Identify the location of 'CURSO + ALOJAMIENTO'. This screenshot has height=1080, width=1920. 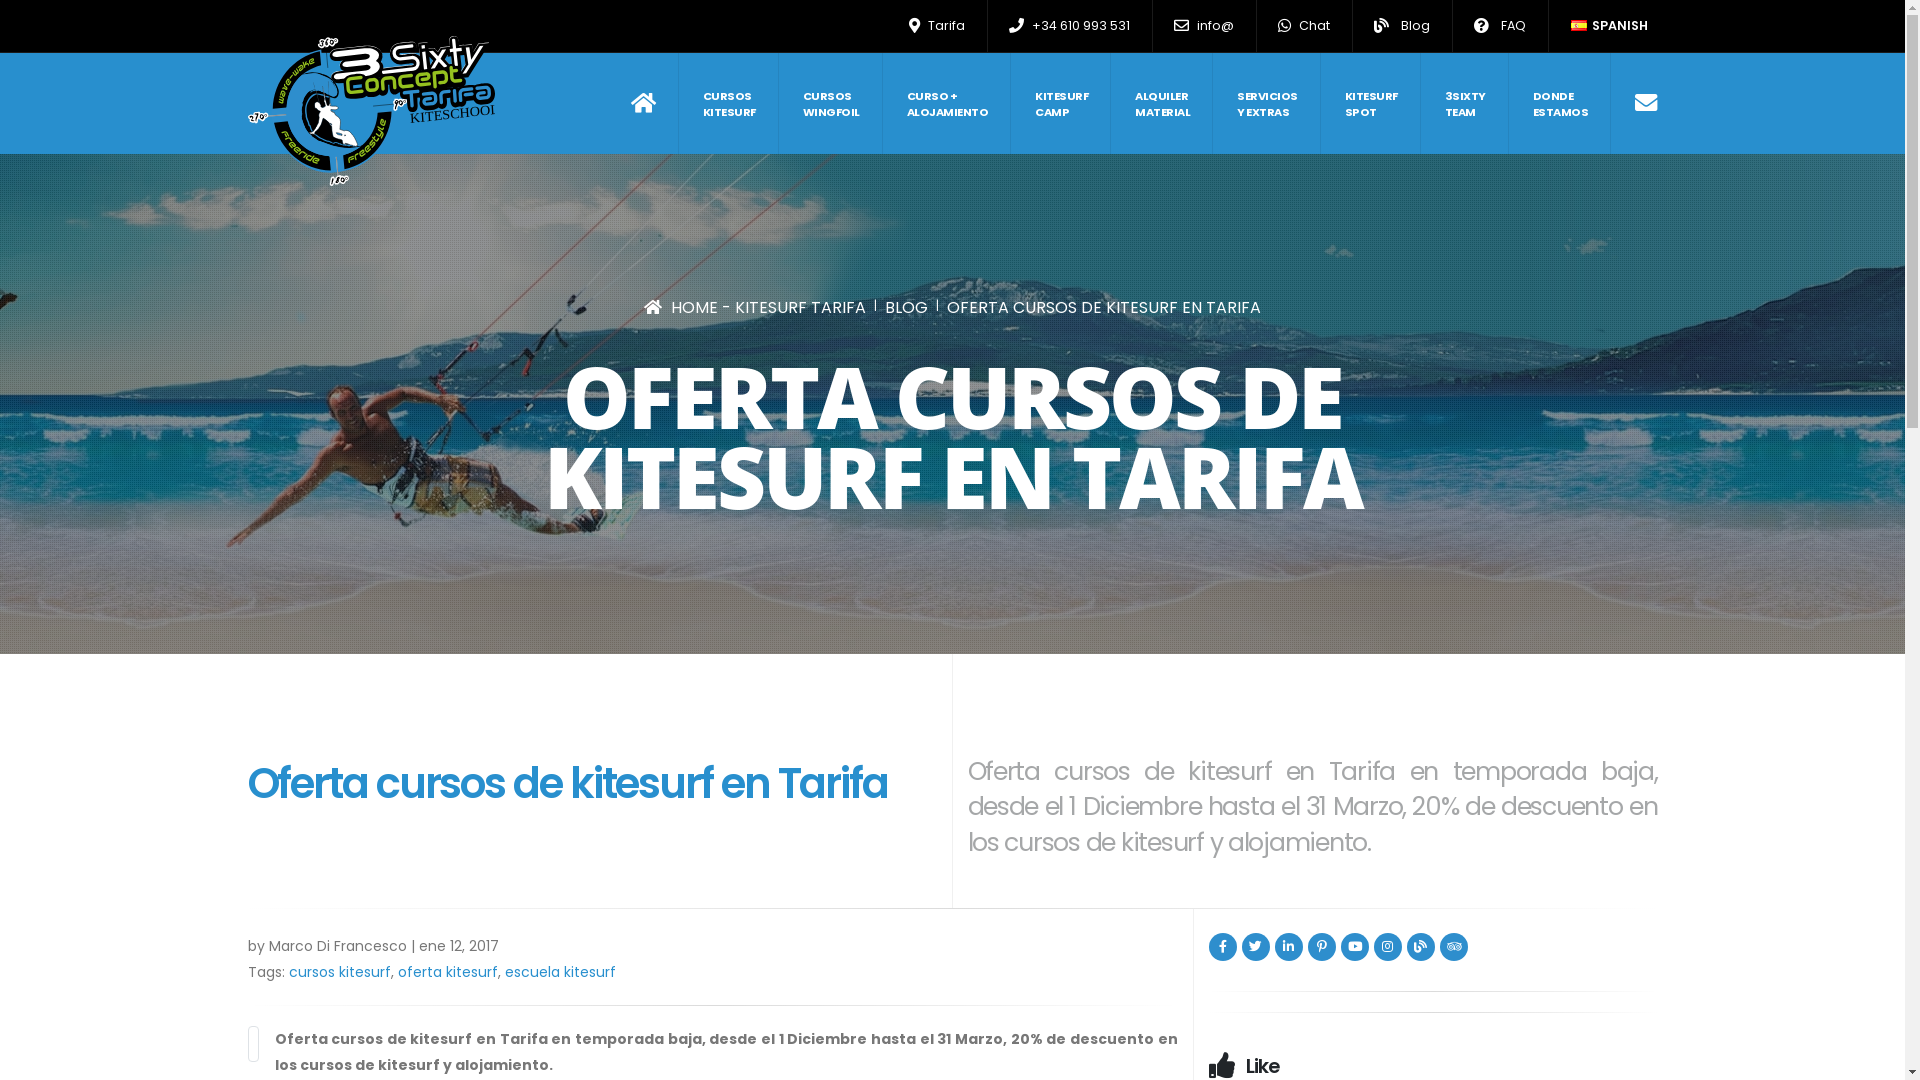
(946, 103).